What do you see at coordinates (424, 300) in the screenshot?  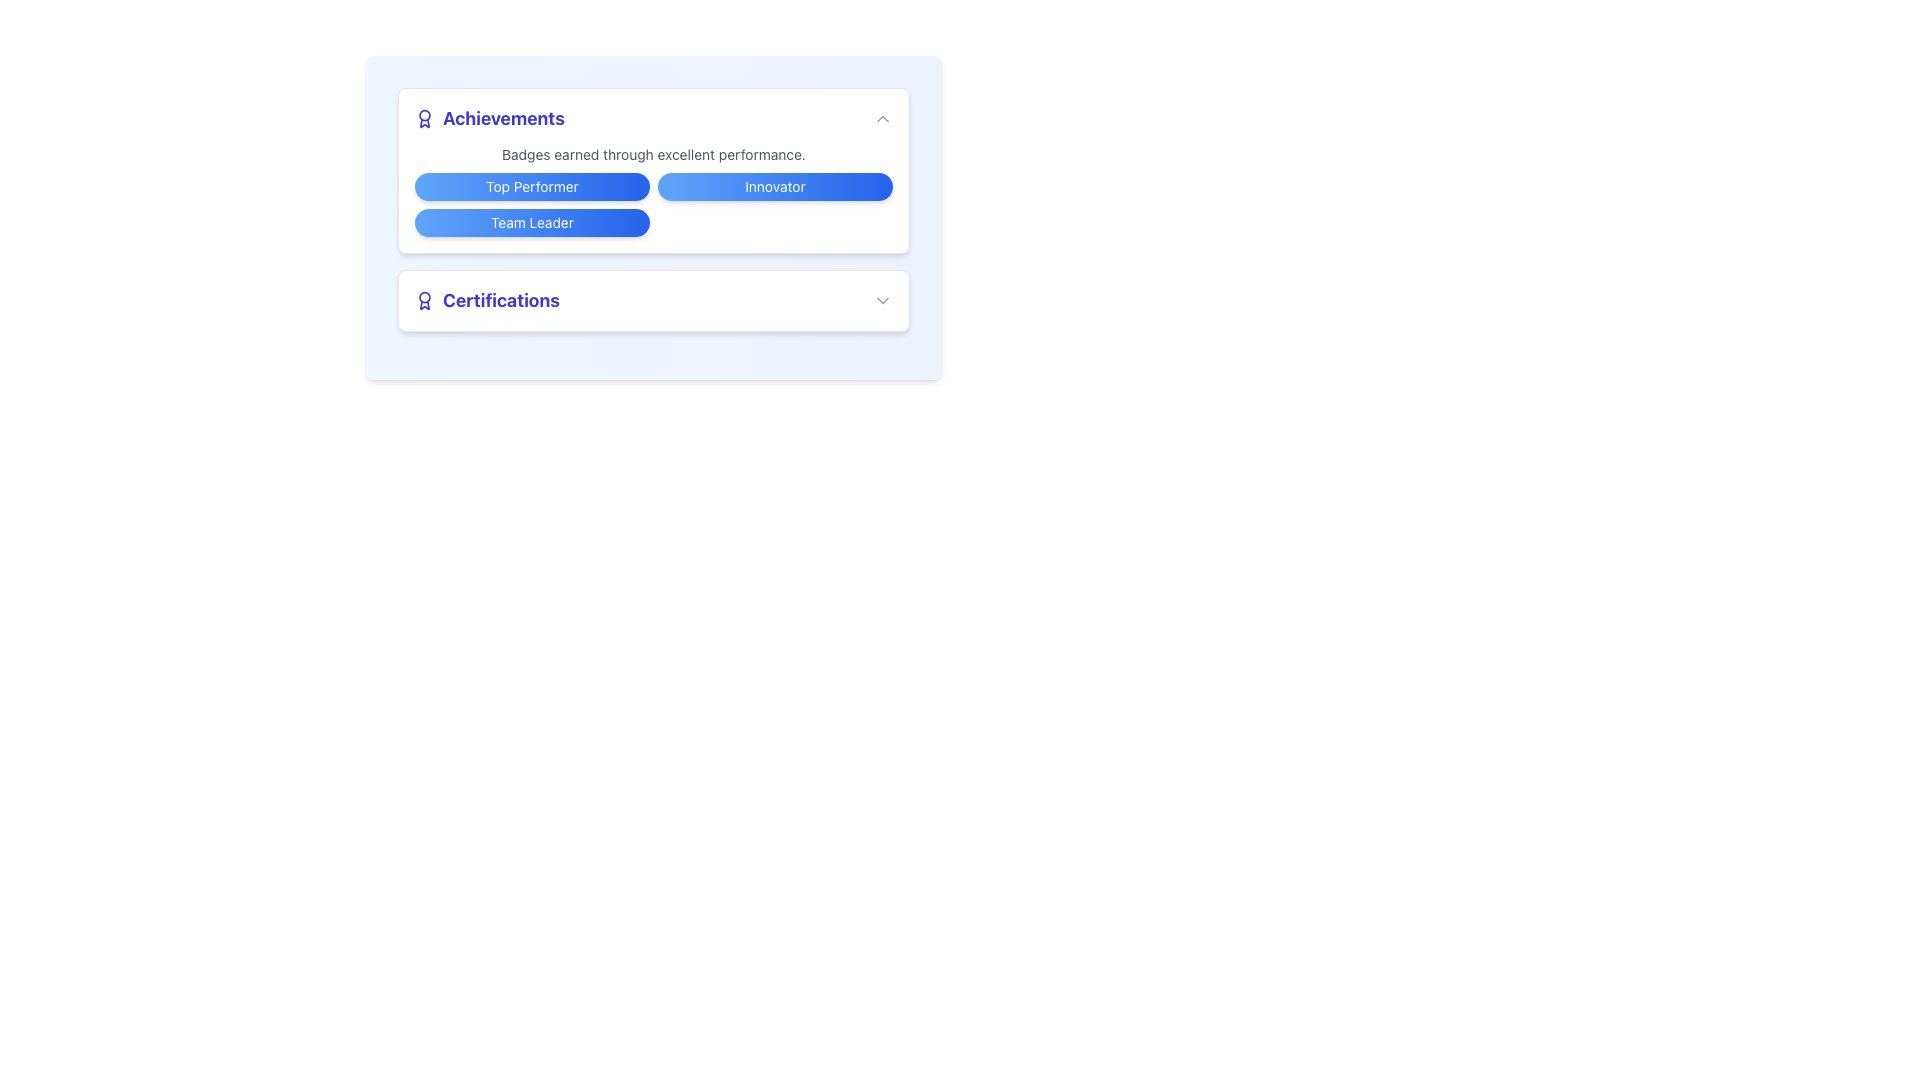 I see `the certifications icon located in the bottom module of the interface, which is directly left of the heading 'Certifications'` at bounding box center [424, 300].